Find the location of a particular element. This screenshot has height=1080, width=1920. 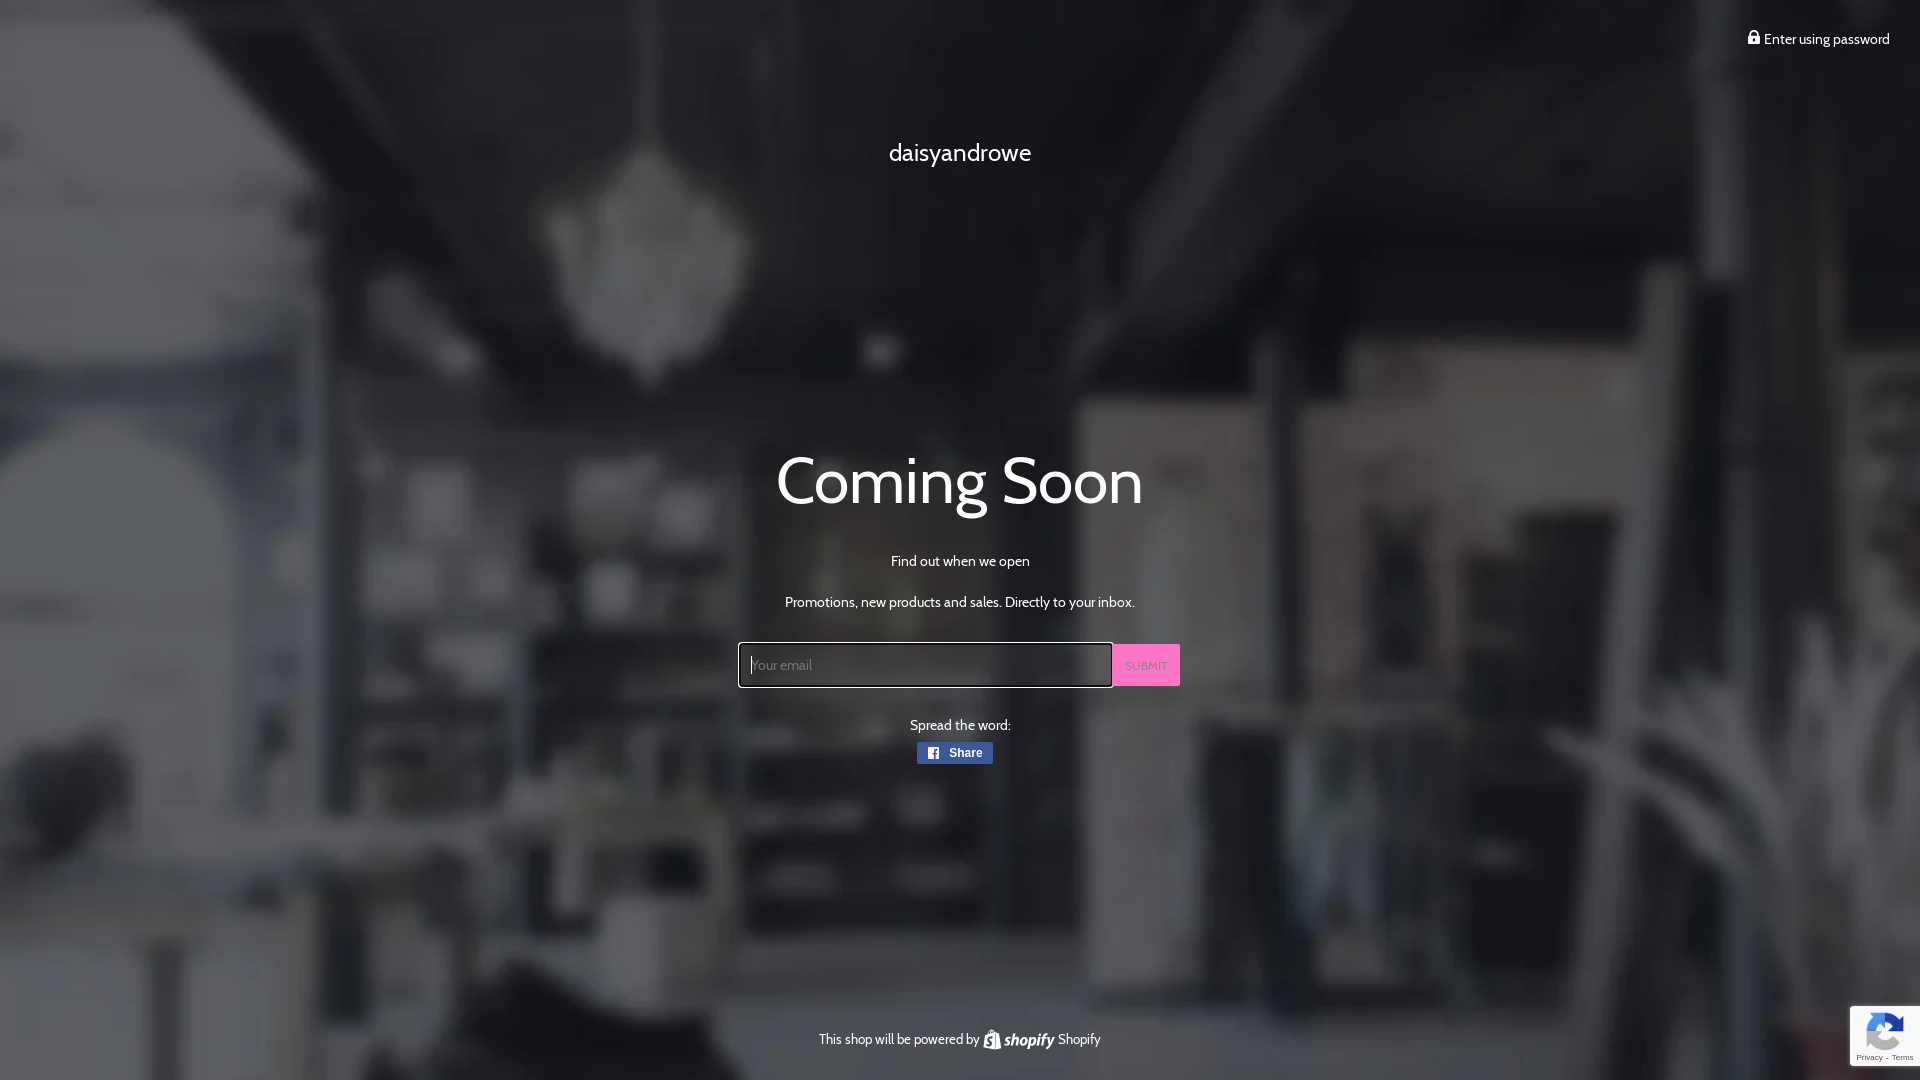

'Shopify logo Shopify' is located at coordinates (1040, 1037).